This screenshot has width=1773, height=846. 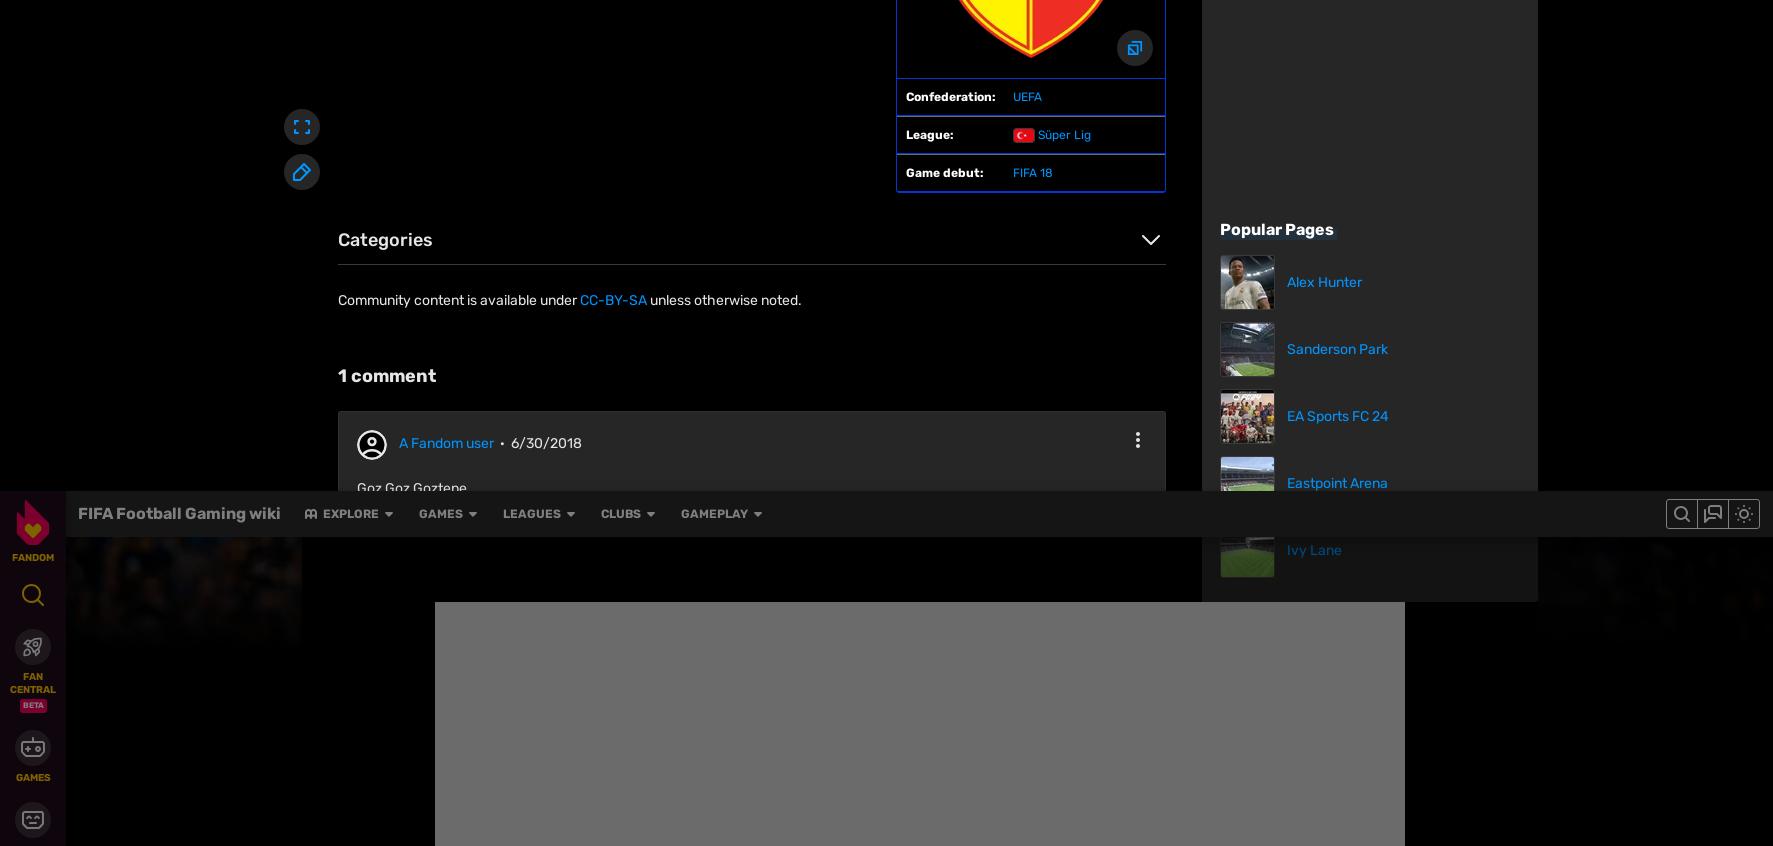 I want to click on 'Community', so click(x=966, y=793).